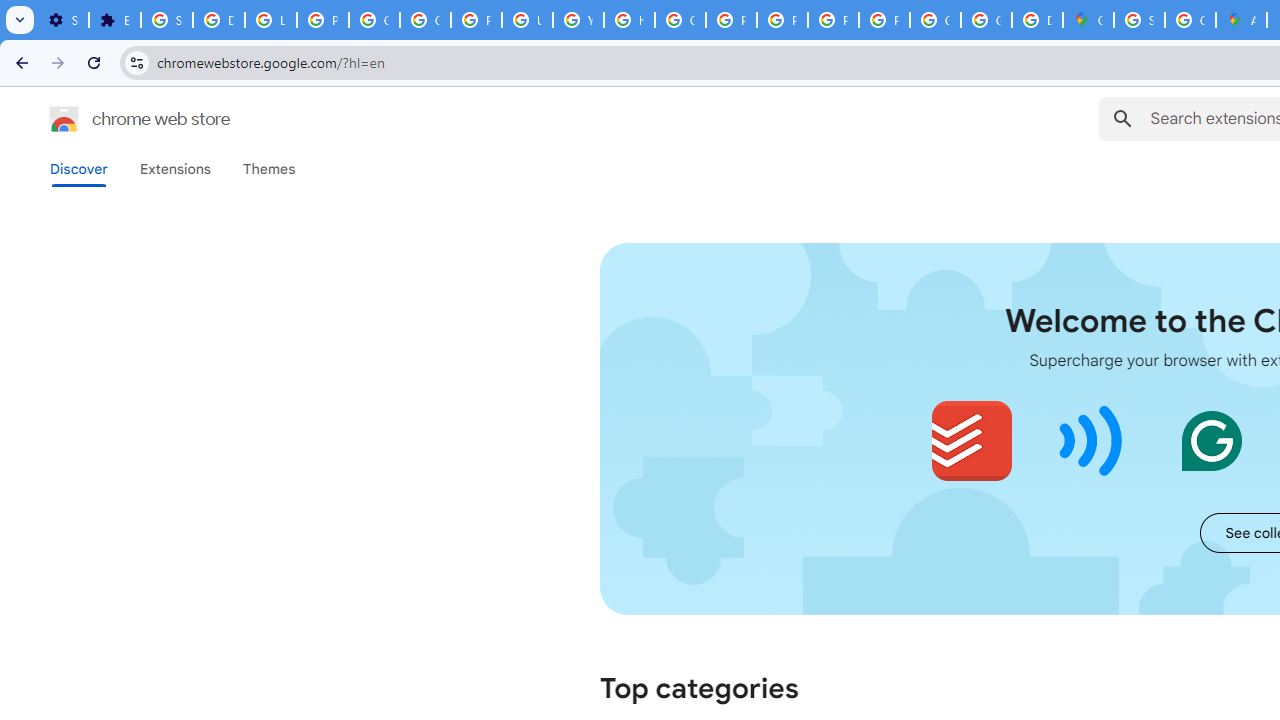 Image resolution: width=1280 pixels, height=720 pixels. I want to click on 'Google Account Help', so click(375, 20).